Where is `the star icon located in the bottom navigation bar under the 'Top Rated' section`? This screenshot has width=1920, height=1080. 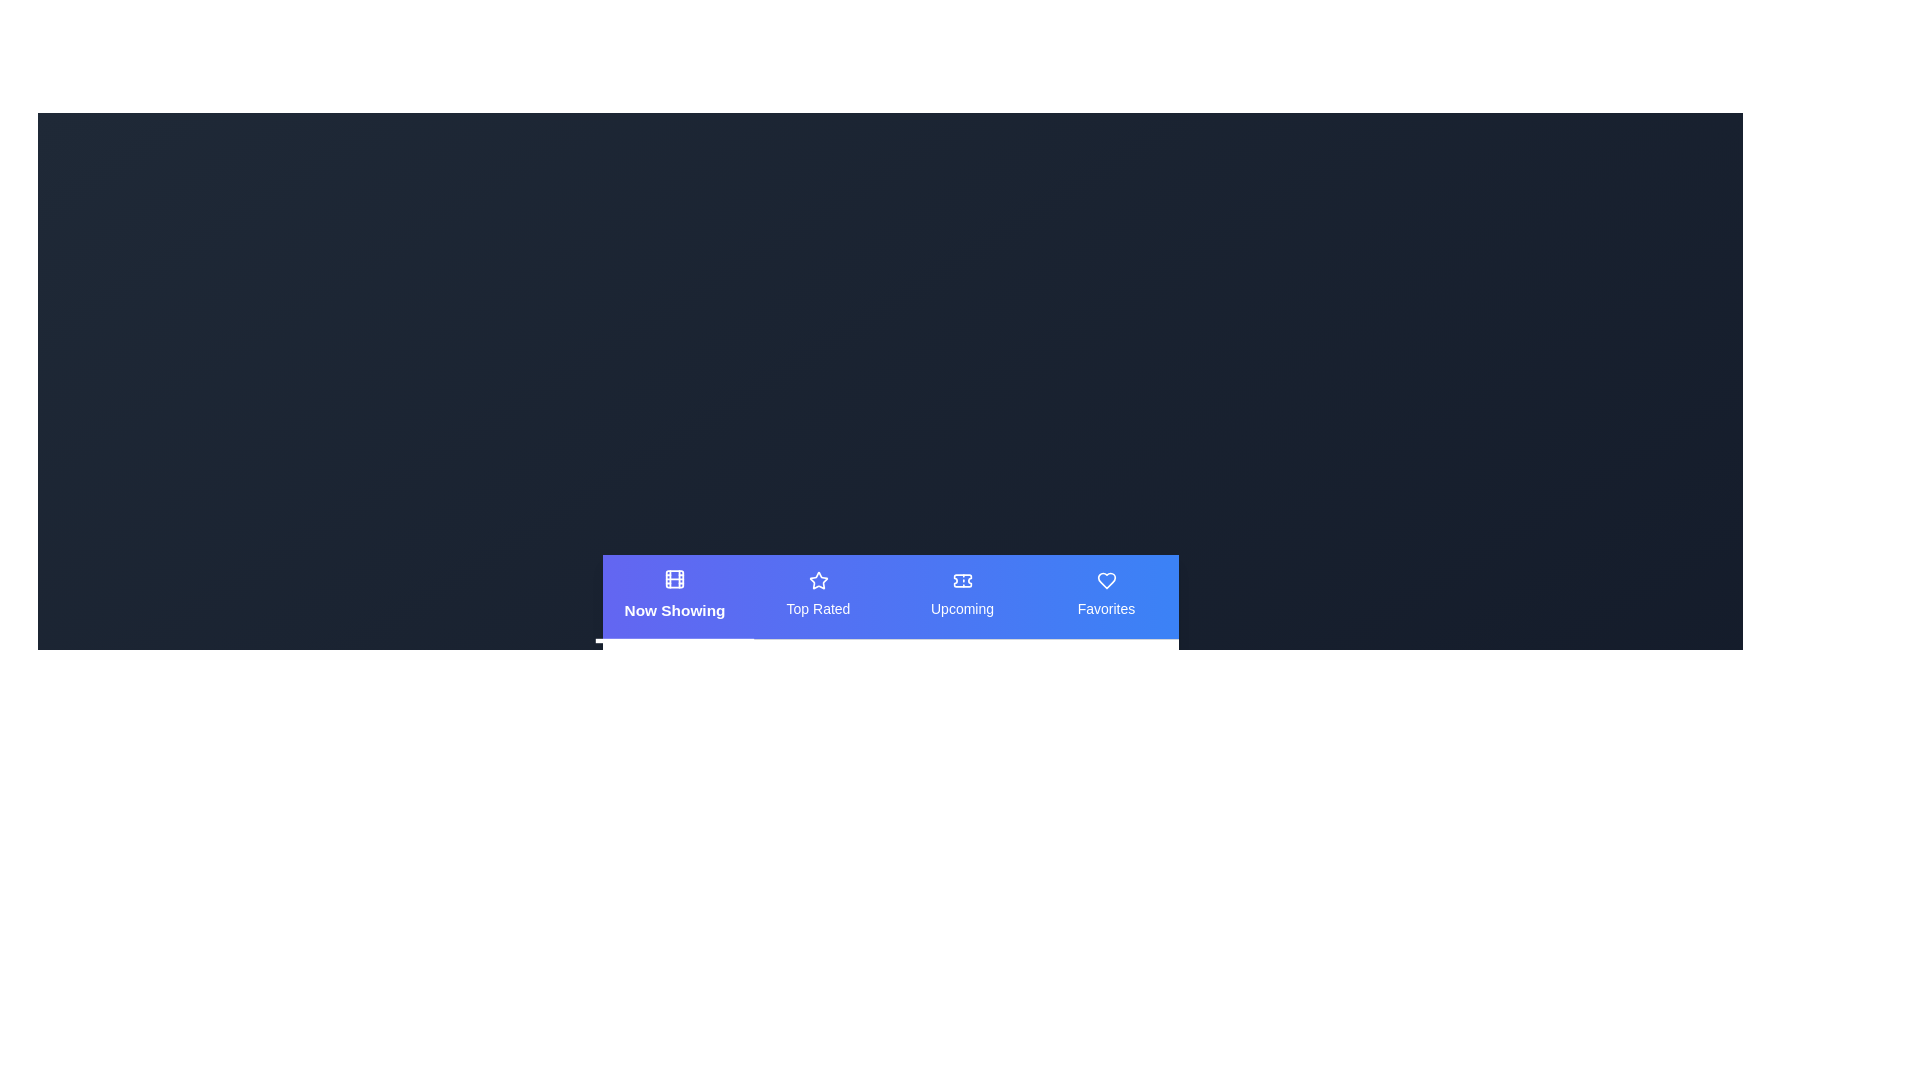 the star icon located in the bottom navigation bar under the 'Top Rated' section is located at coordinates (818, 580).